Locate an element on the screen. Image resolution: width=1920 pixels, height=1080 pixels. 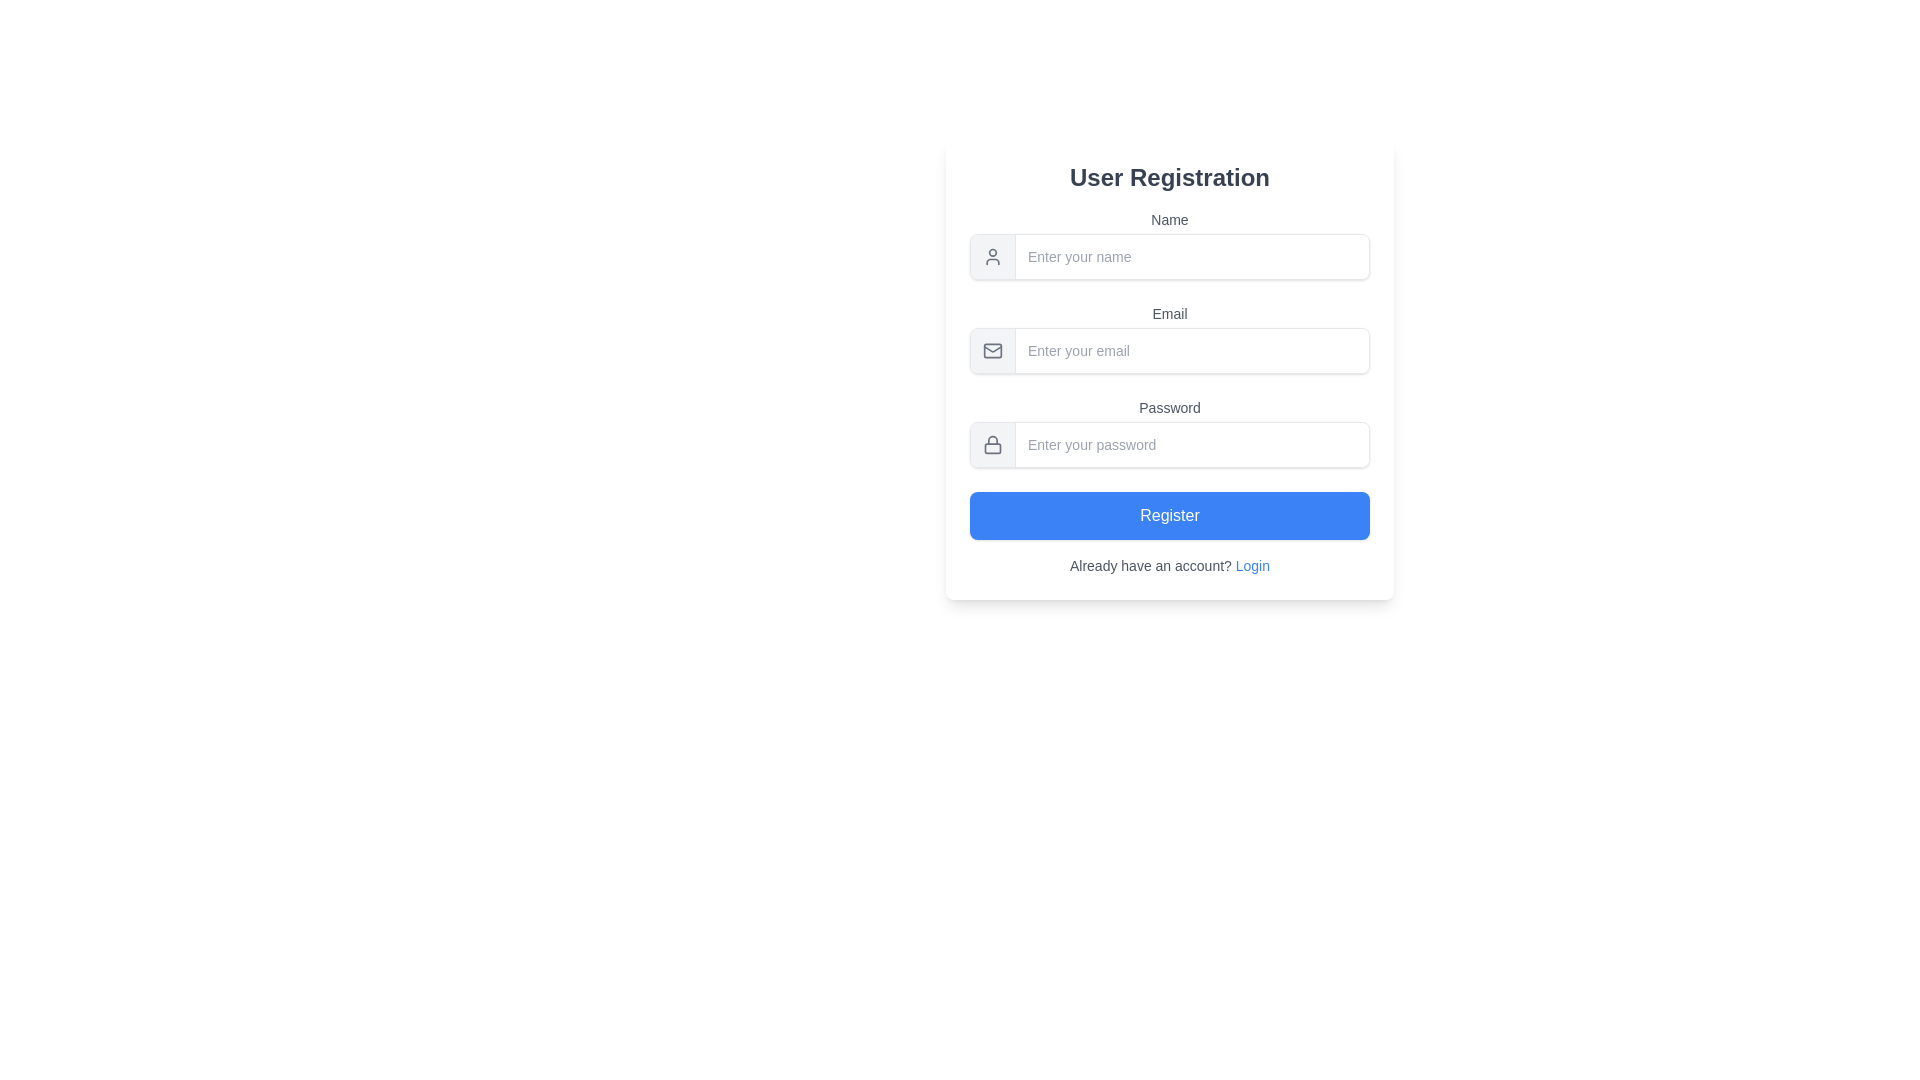
the email icon located to the left of the email input field in the form, which serves as a visual association for email clarification is located at coordinates (993, 347).